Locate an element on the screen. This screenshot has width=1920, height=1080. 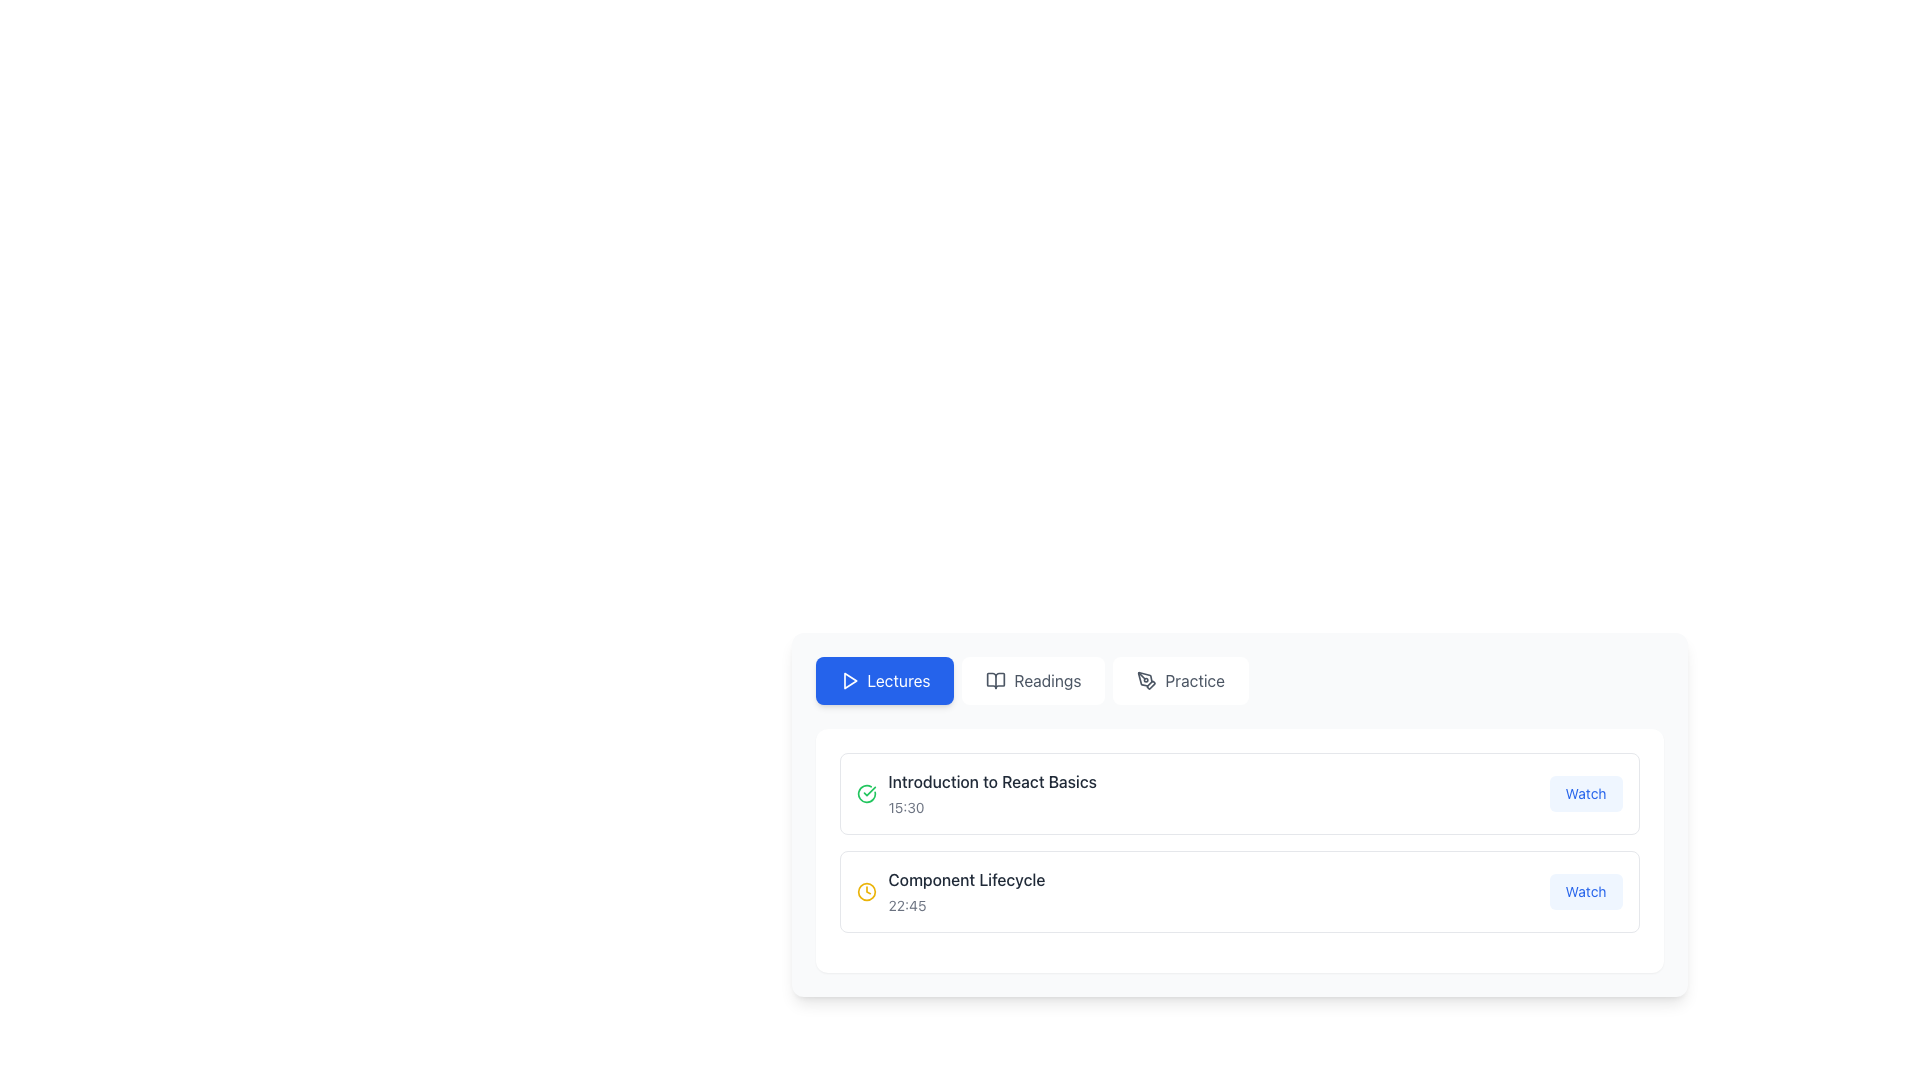
the text label component paired with an icon in the second row of the lecture topics list is located at coordinates (966, 890).